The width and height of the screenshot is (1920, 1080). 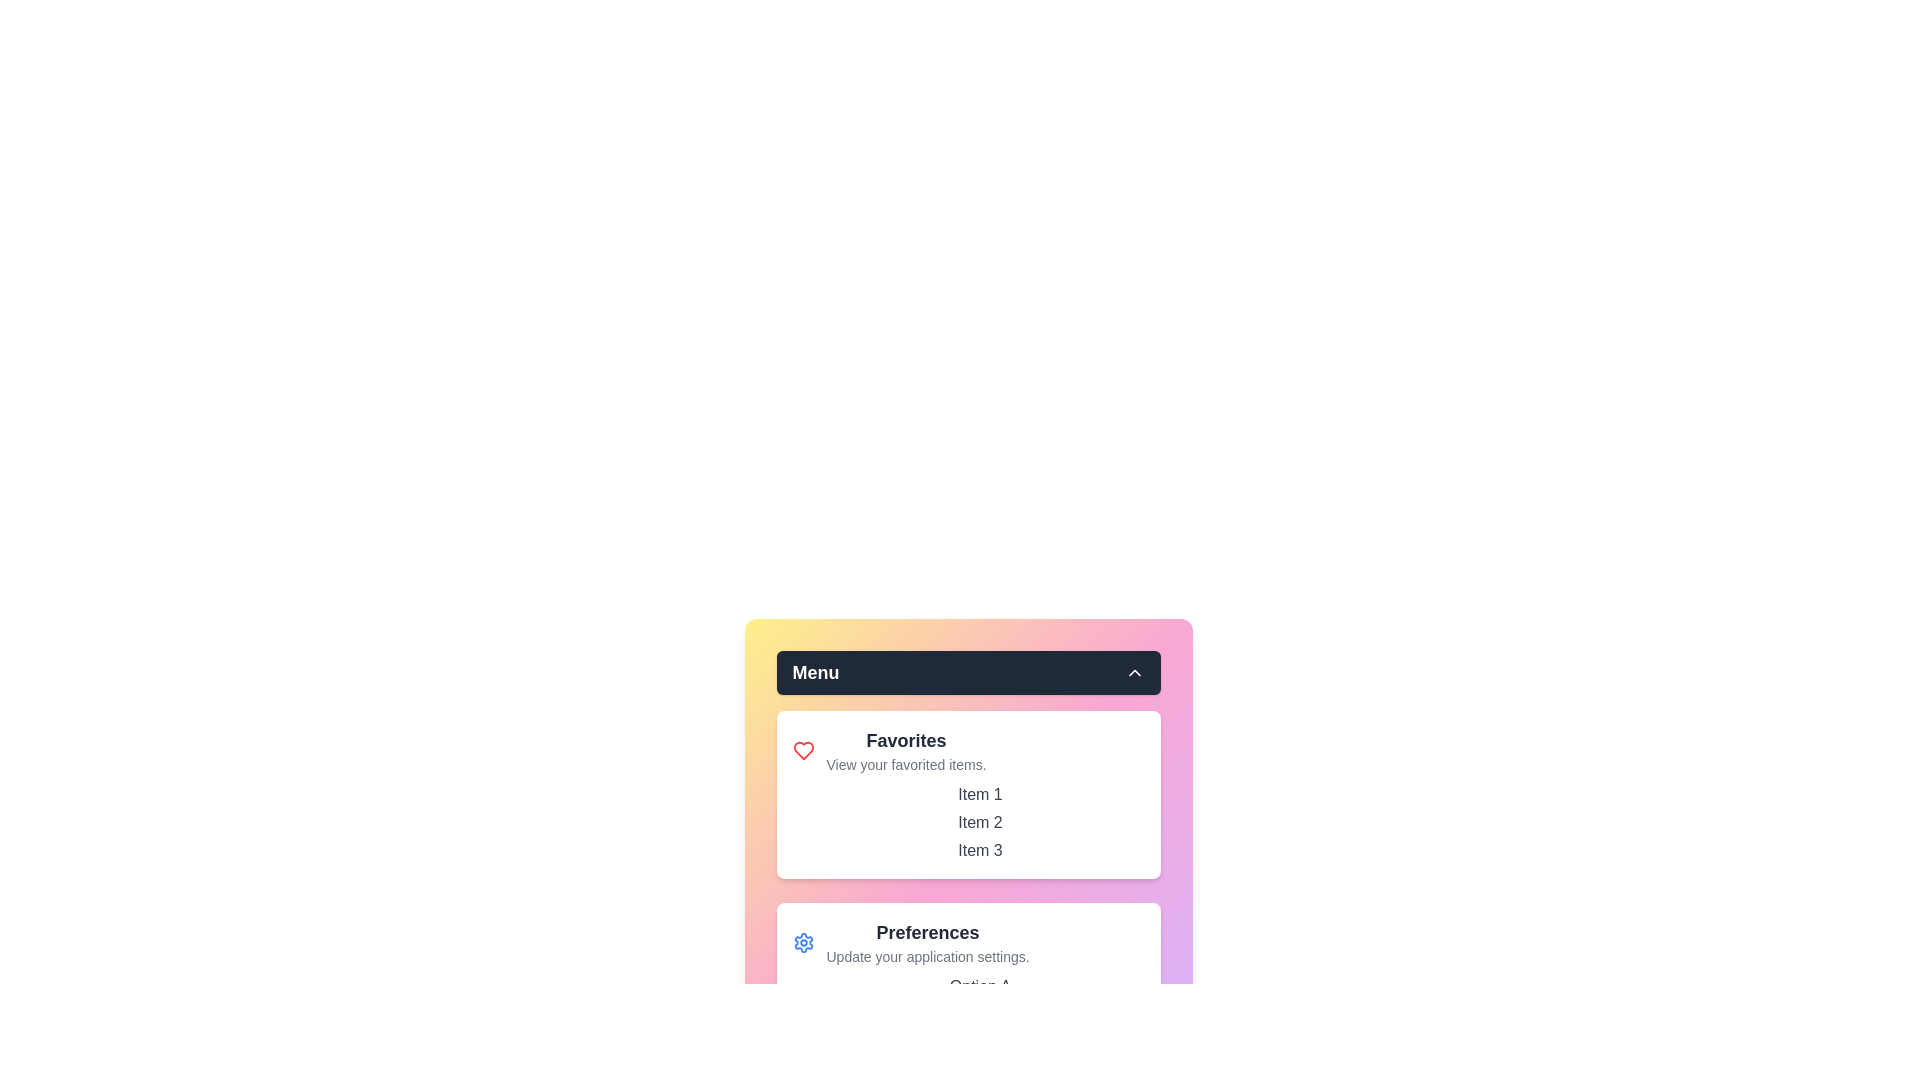 I want to click on the menu button to toggle the menu visibility, so click(x=968, y=672).